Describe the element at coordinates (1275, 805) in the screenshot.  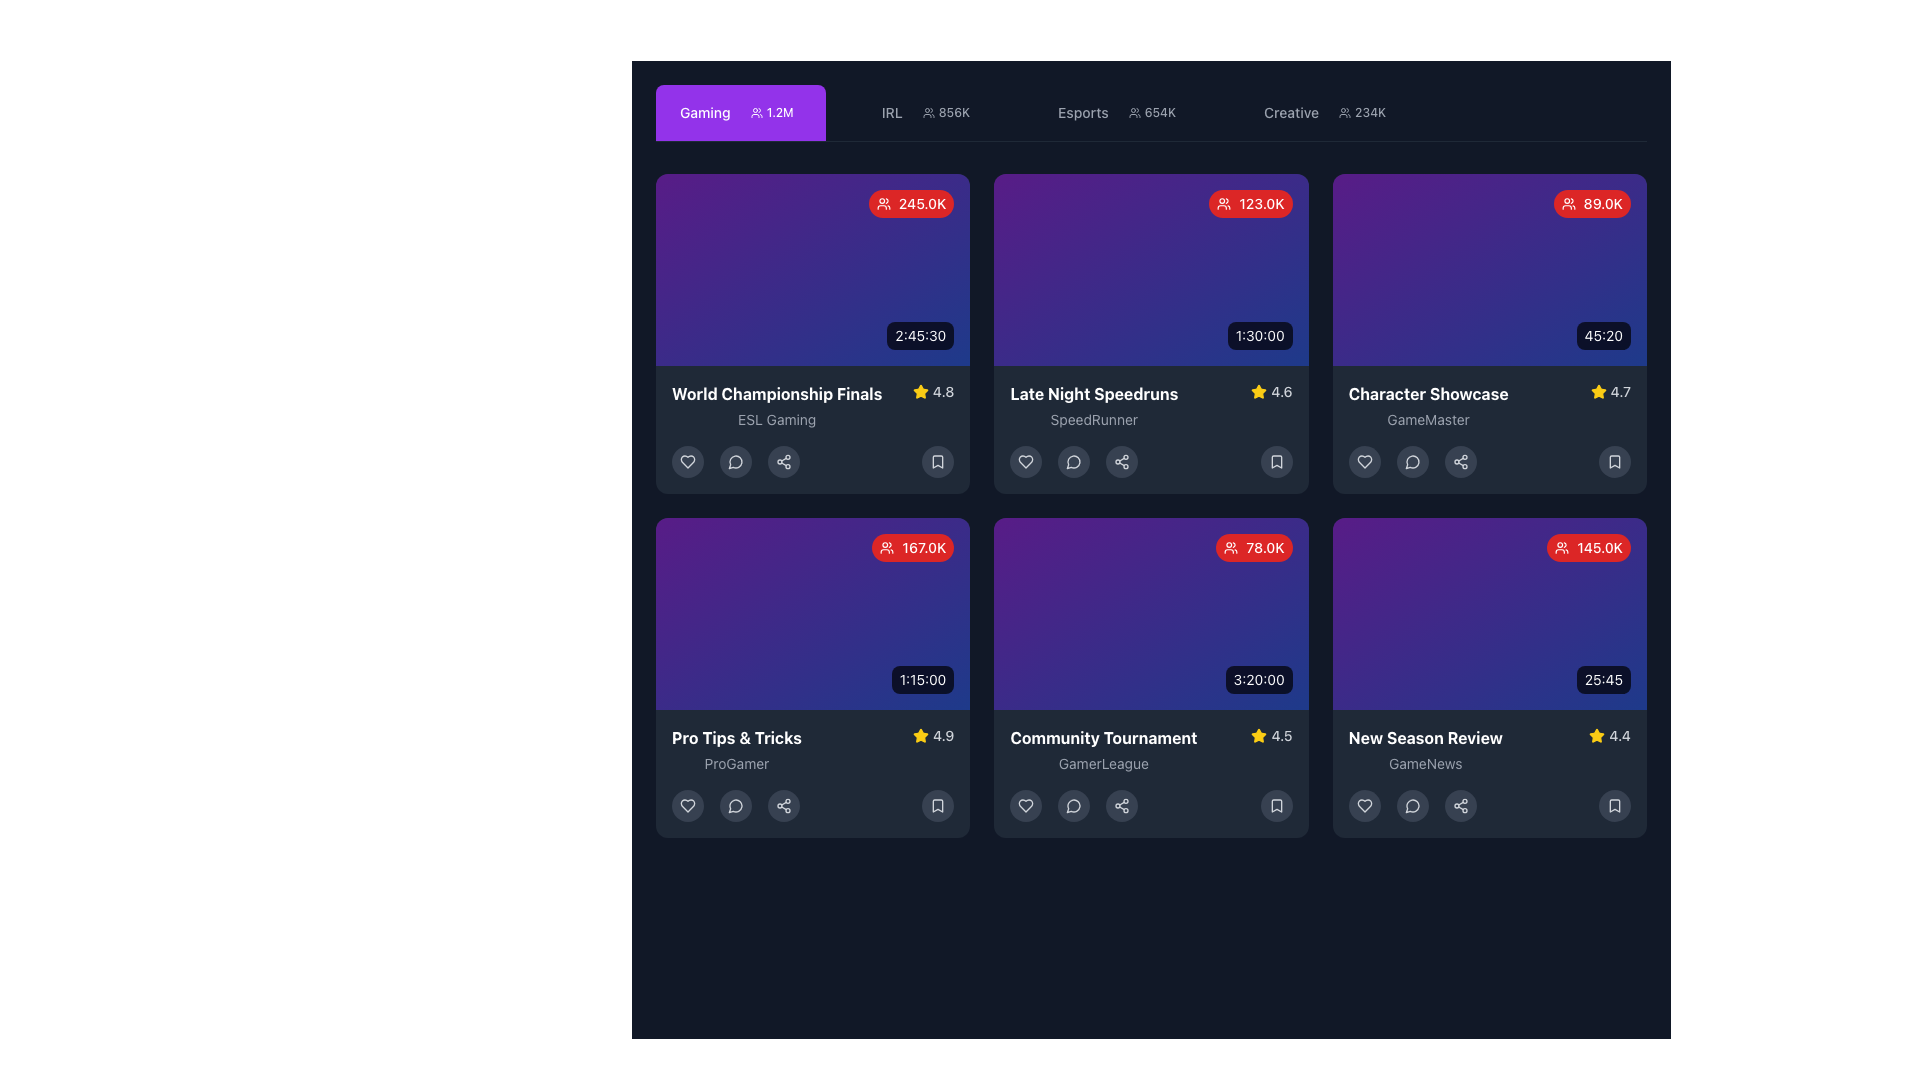
I see `the bookmarking icon located in the bottom-right corner of the 'Community Tournament' card` at that location.